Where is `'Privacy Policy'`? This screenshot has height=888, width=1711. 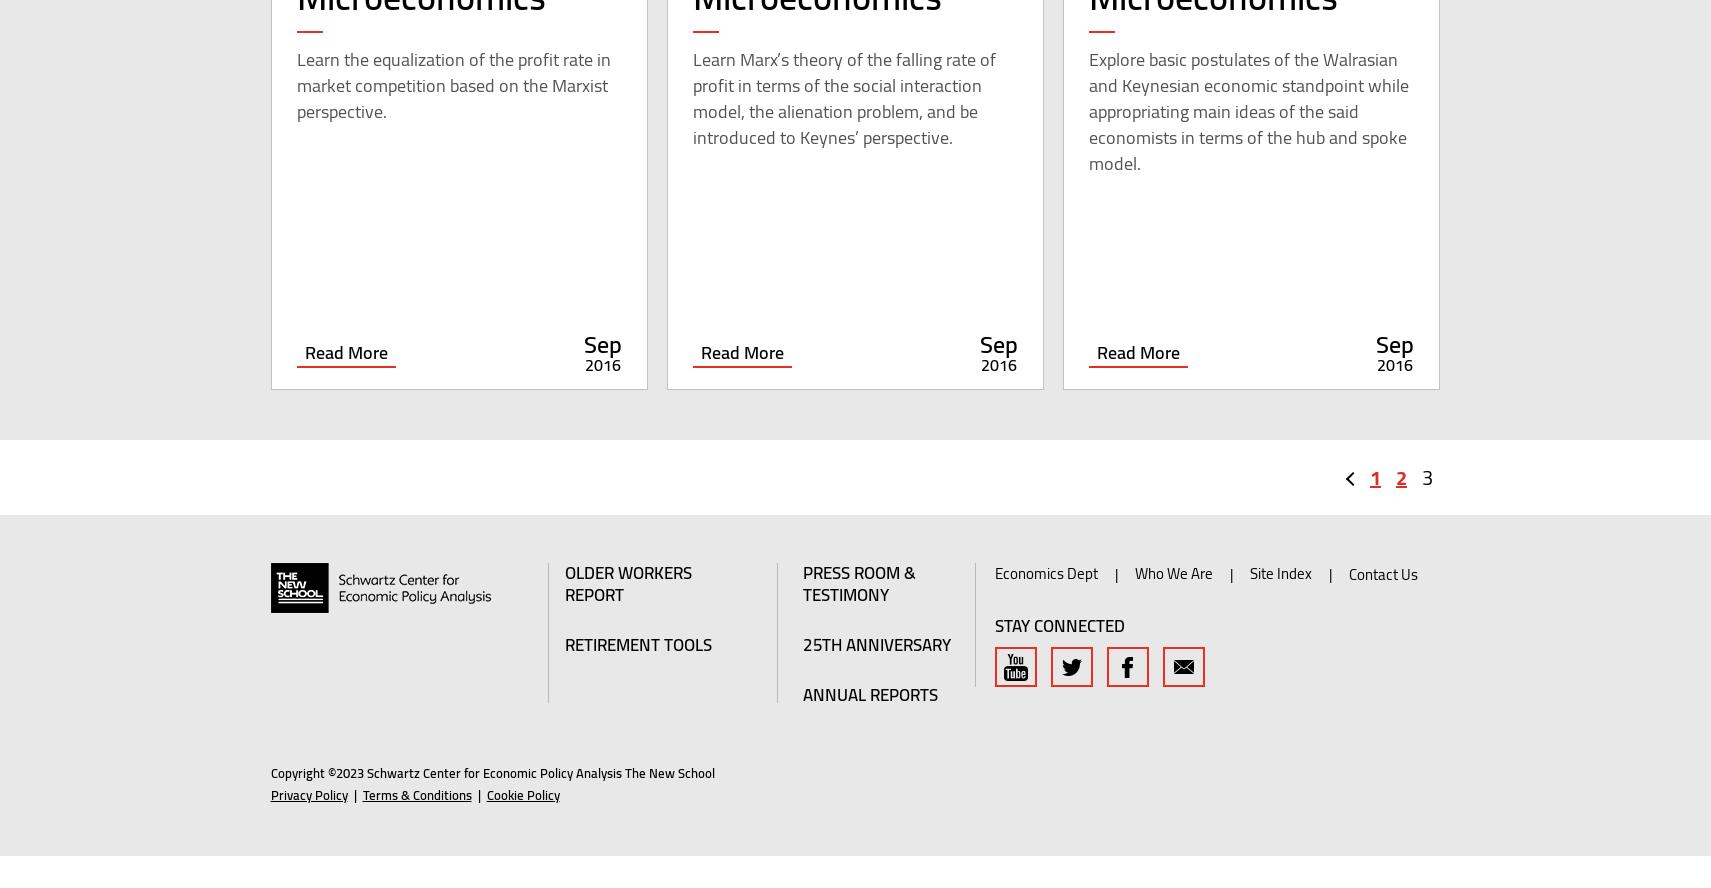 'Privacy Policy' is located at coordinates (268, 826).